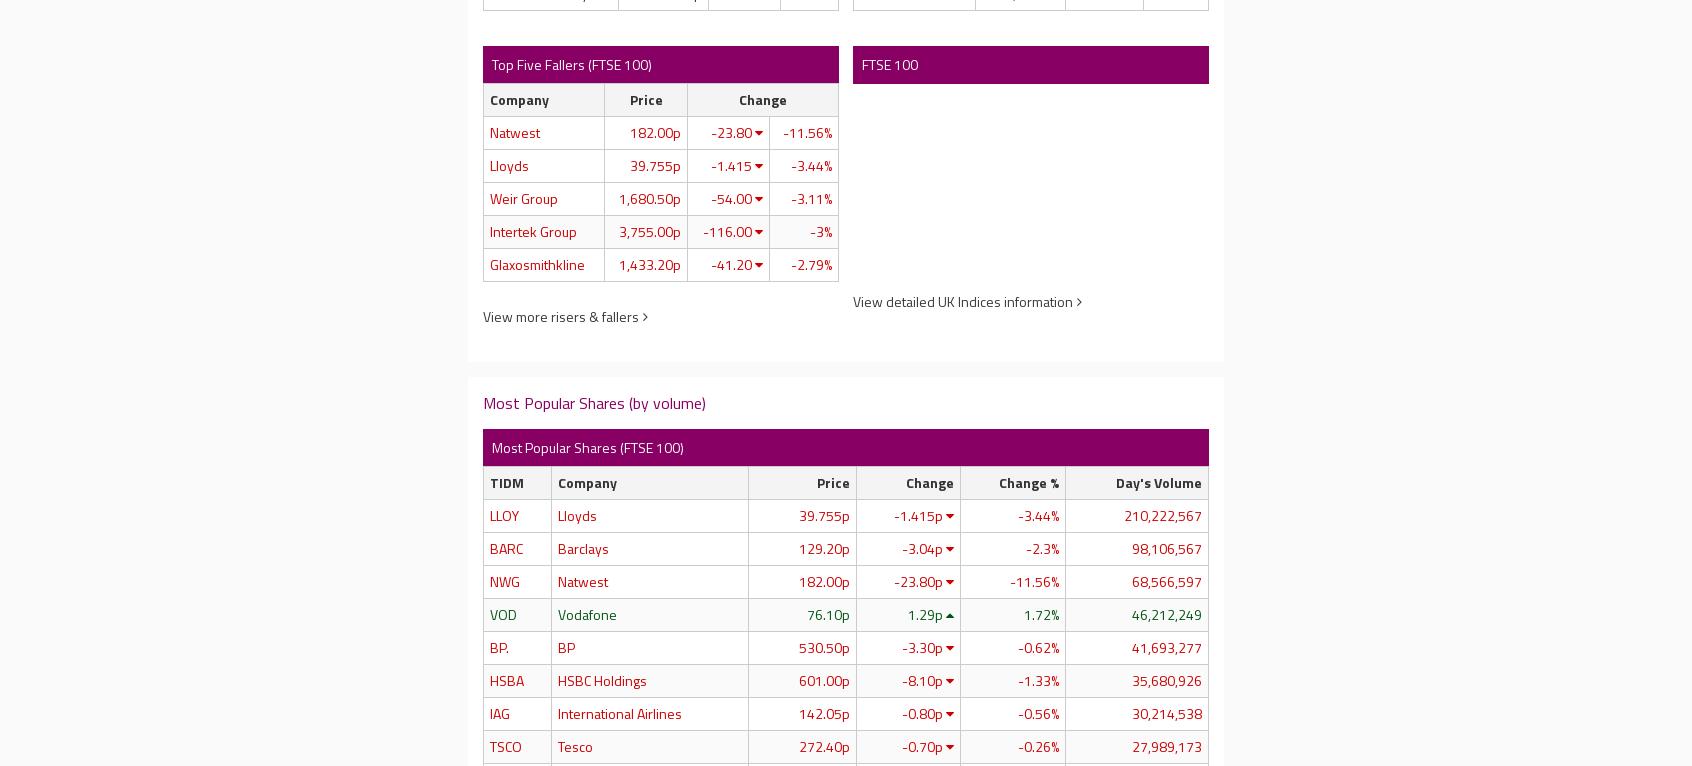 This screenshot has width=1692, height=766. I want to click on 'View more risers & fallers', so click(561, 314).